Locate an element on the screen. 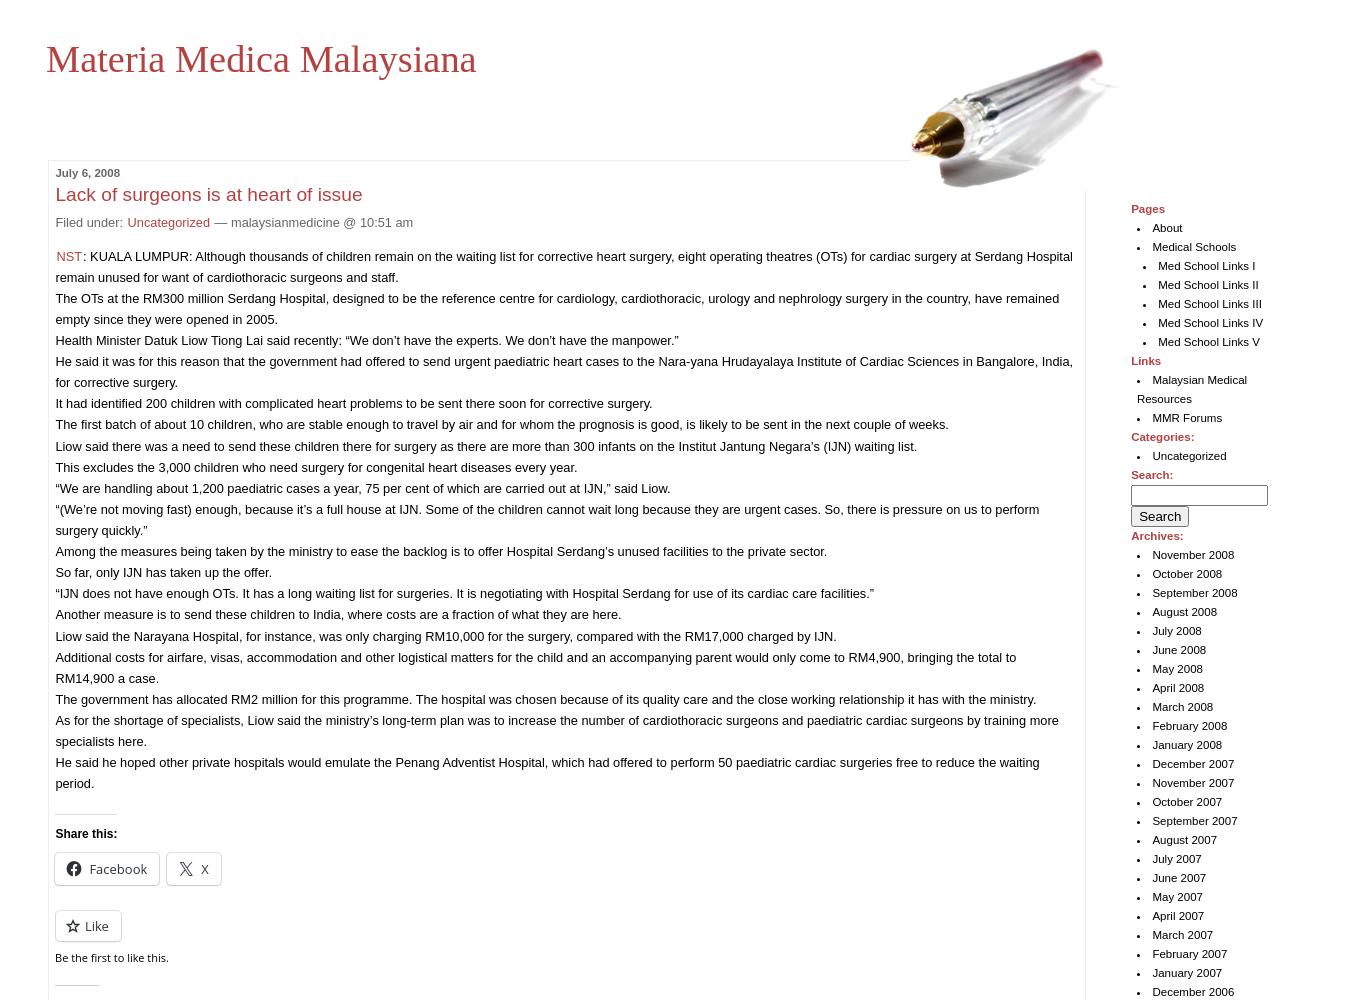 The image size is (1350, 1000). 'Med School Links I' is located at coordinates (1157, 266).